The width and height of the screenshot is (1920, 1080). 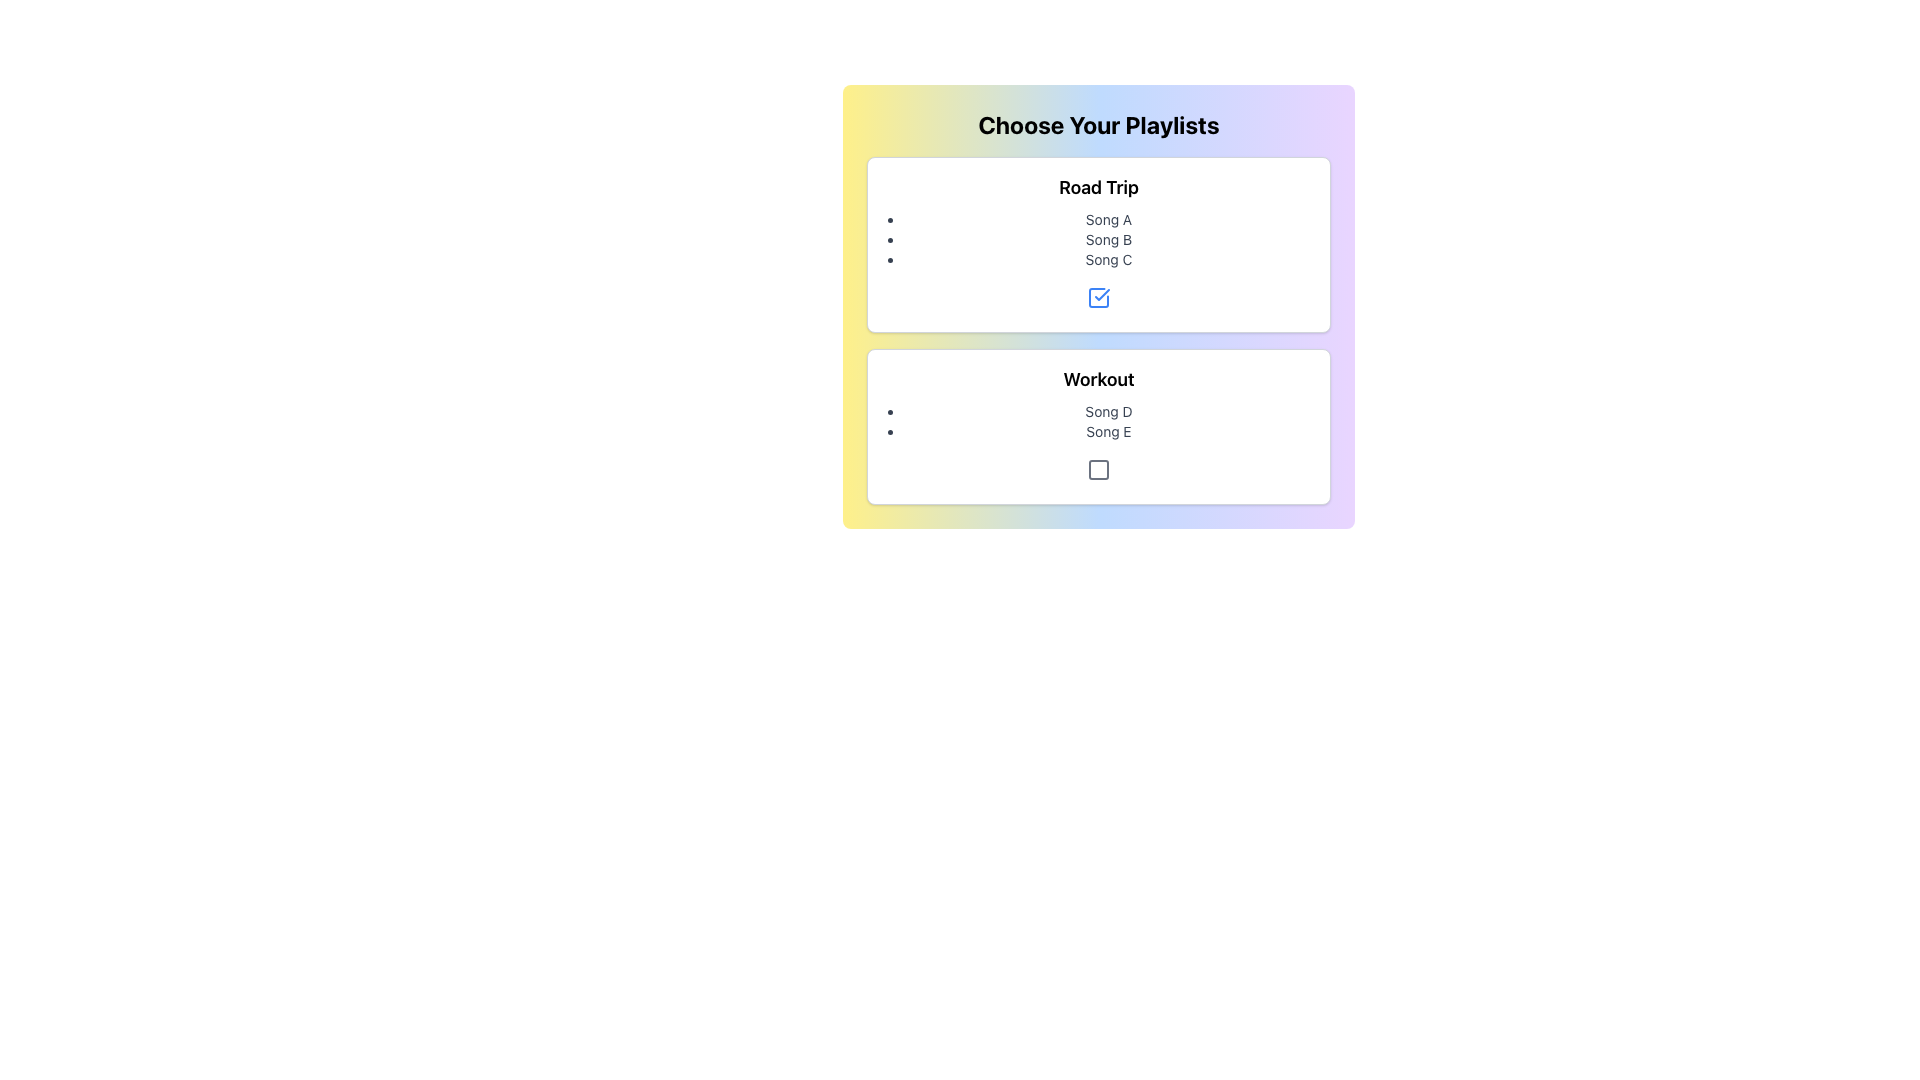 What do you see at coordinates (1107, 411) in the screenshot?
I see `the Text Label displaying 'Song E' in the playlist under the 'Workout' heading, which is the first item in a bulleted list` at bounding box center [1107, 411].